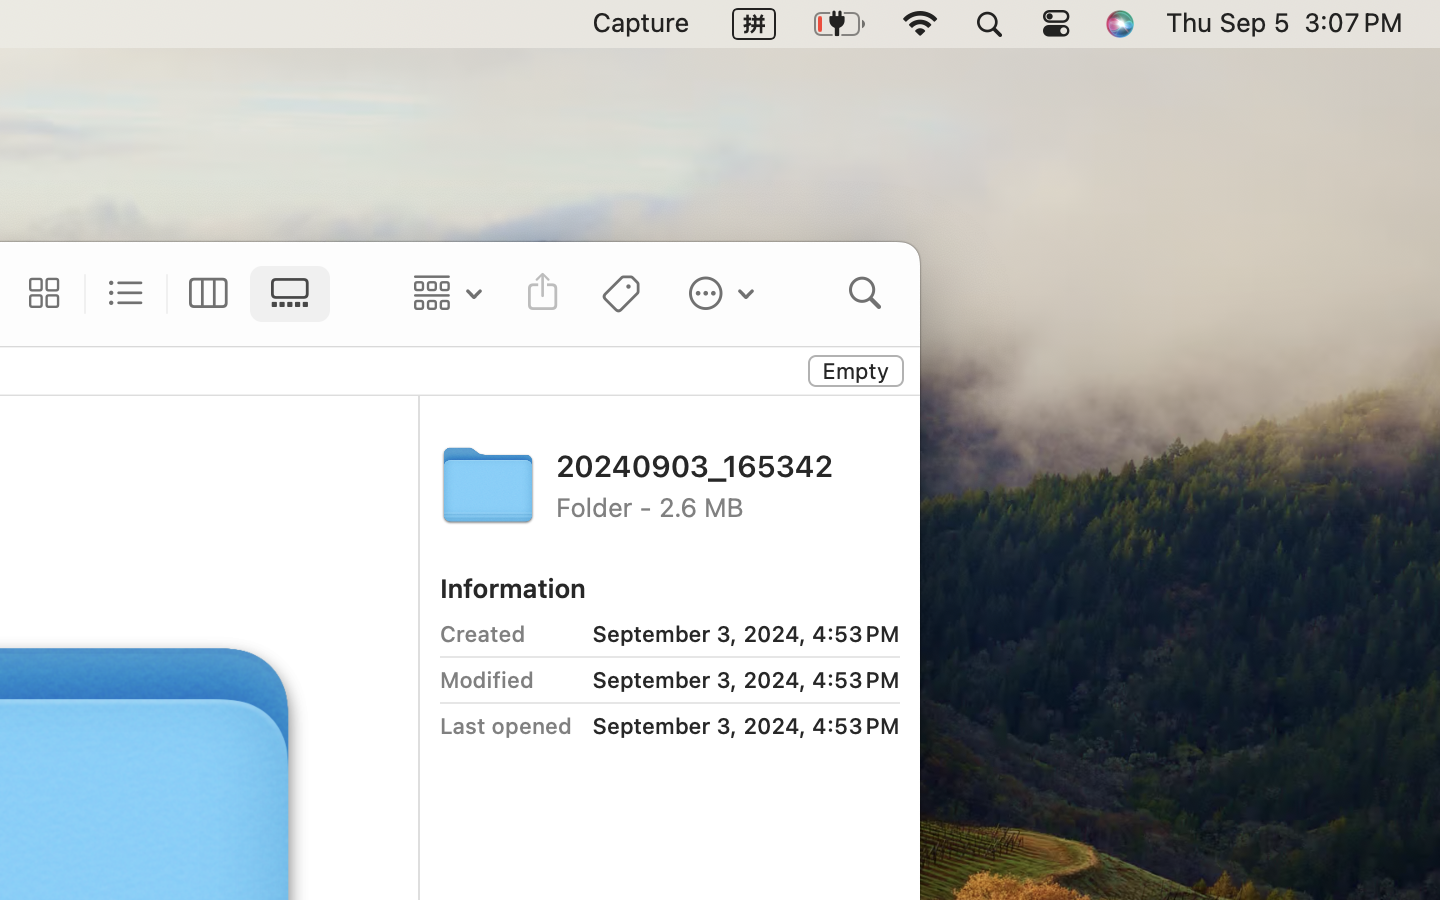  What do you see at coordinates (505, 725) in the screenshot?
I see `'Last opened'` at bounding box center [505, 725].